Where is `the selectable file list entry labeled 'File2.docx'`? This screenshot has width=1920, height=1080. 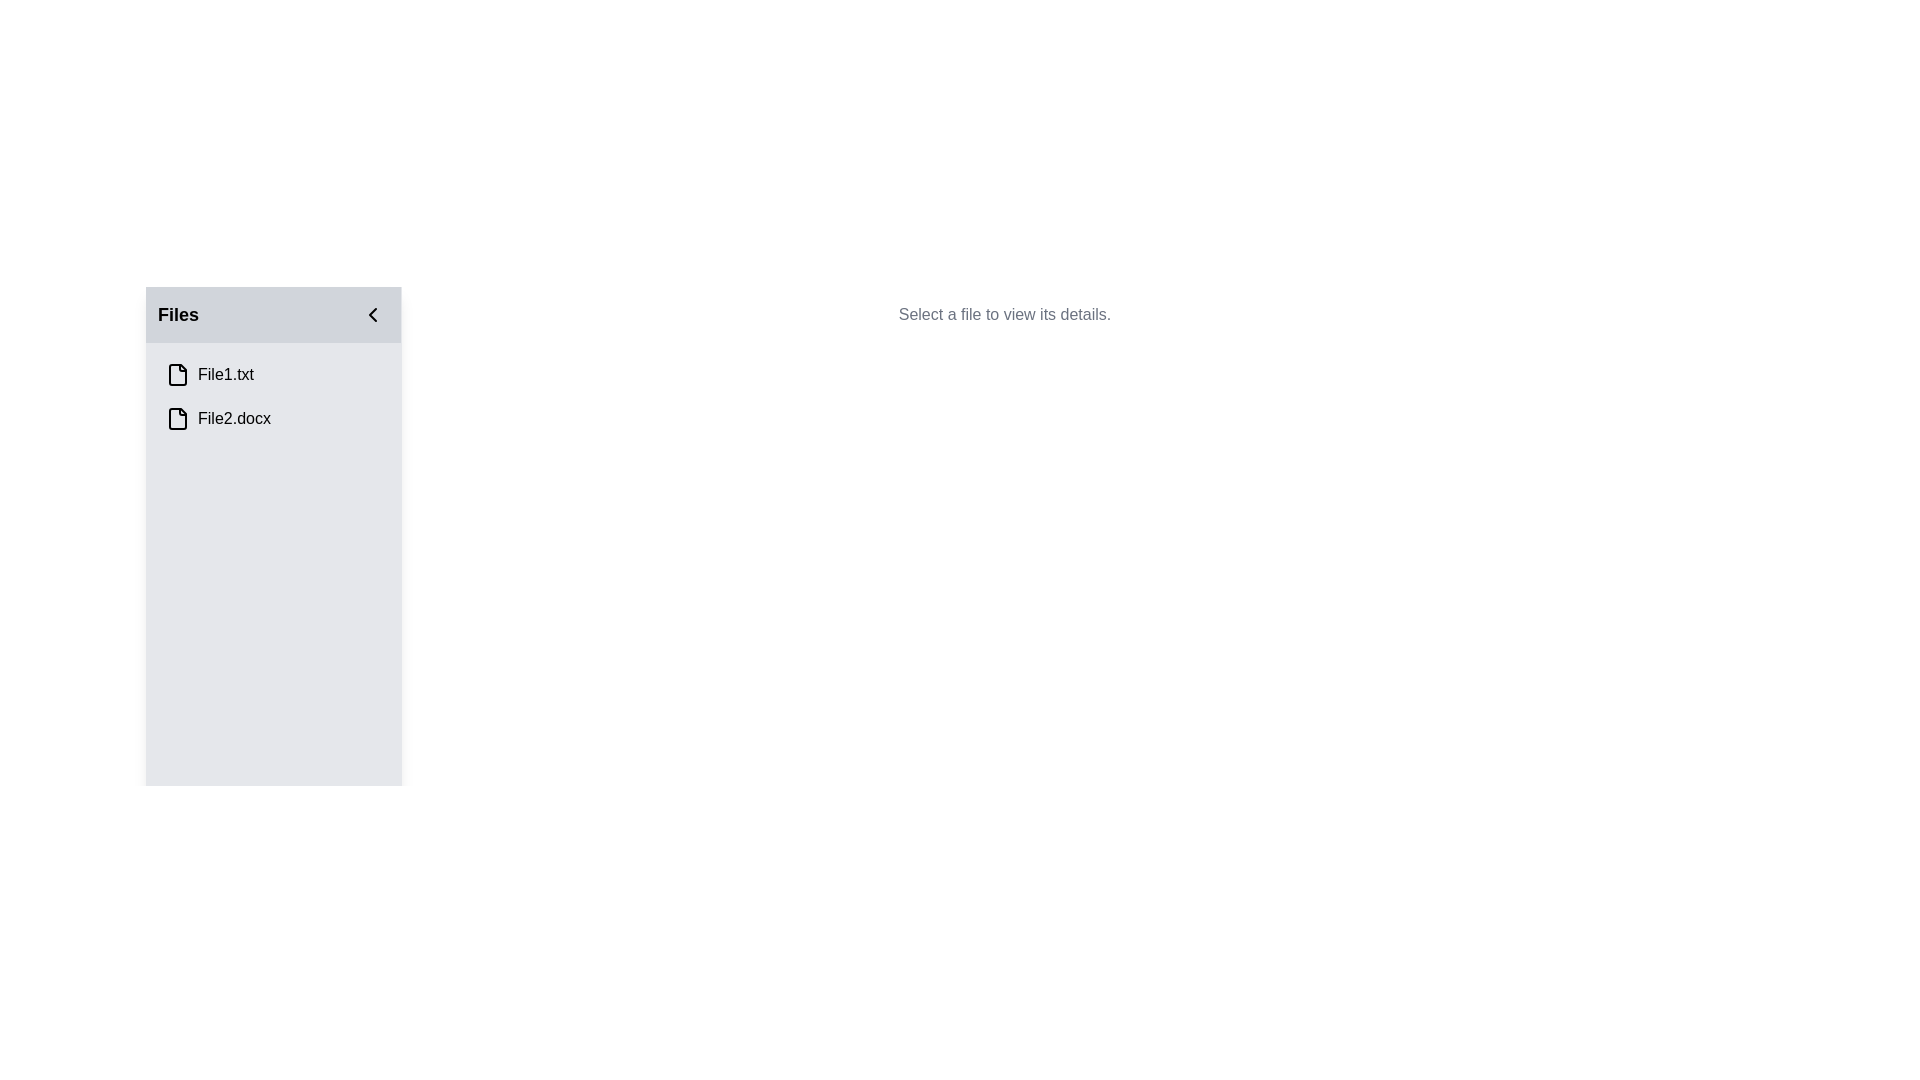
the selectable file list entry labeled 'File2.docx' is located at coordinates (272, 418).